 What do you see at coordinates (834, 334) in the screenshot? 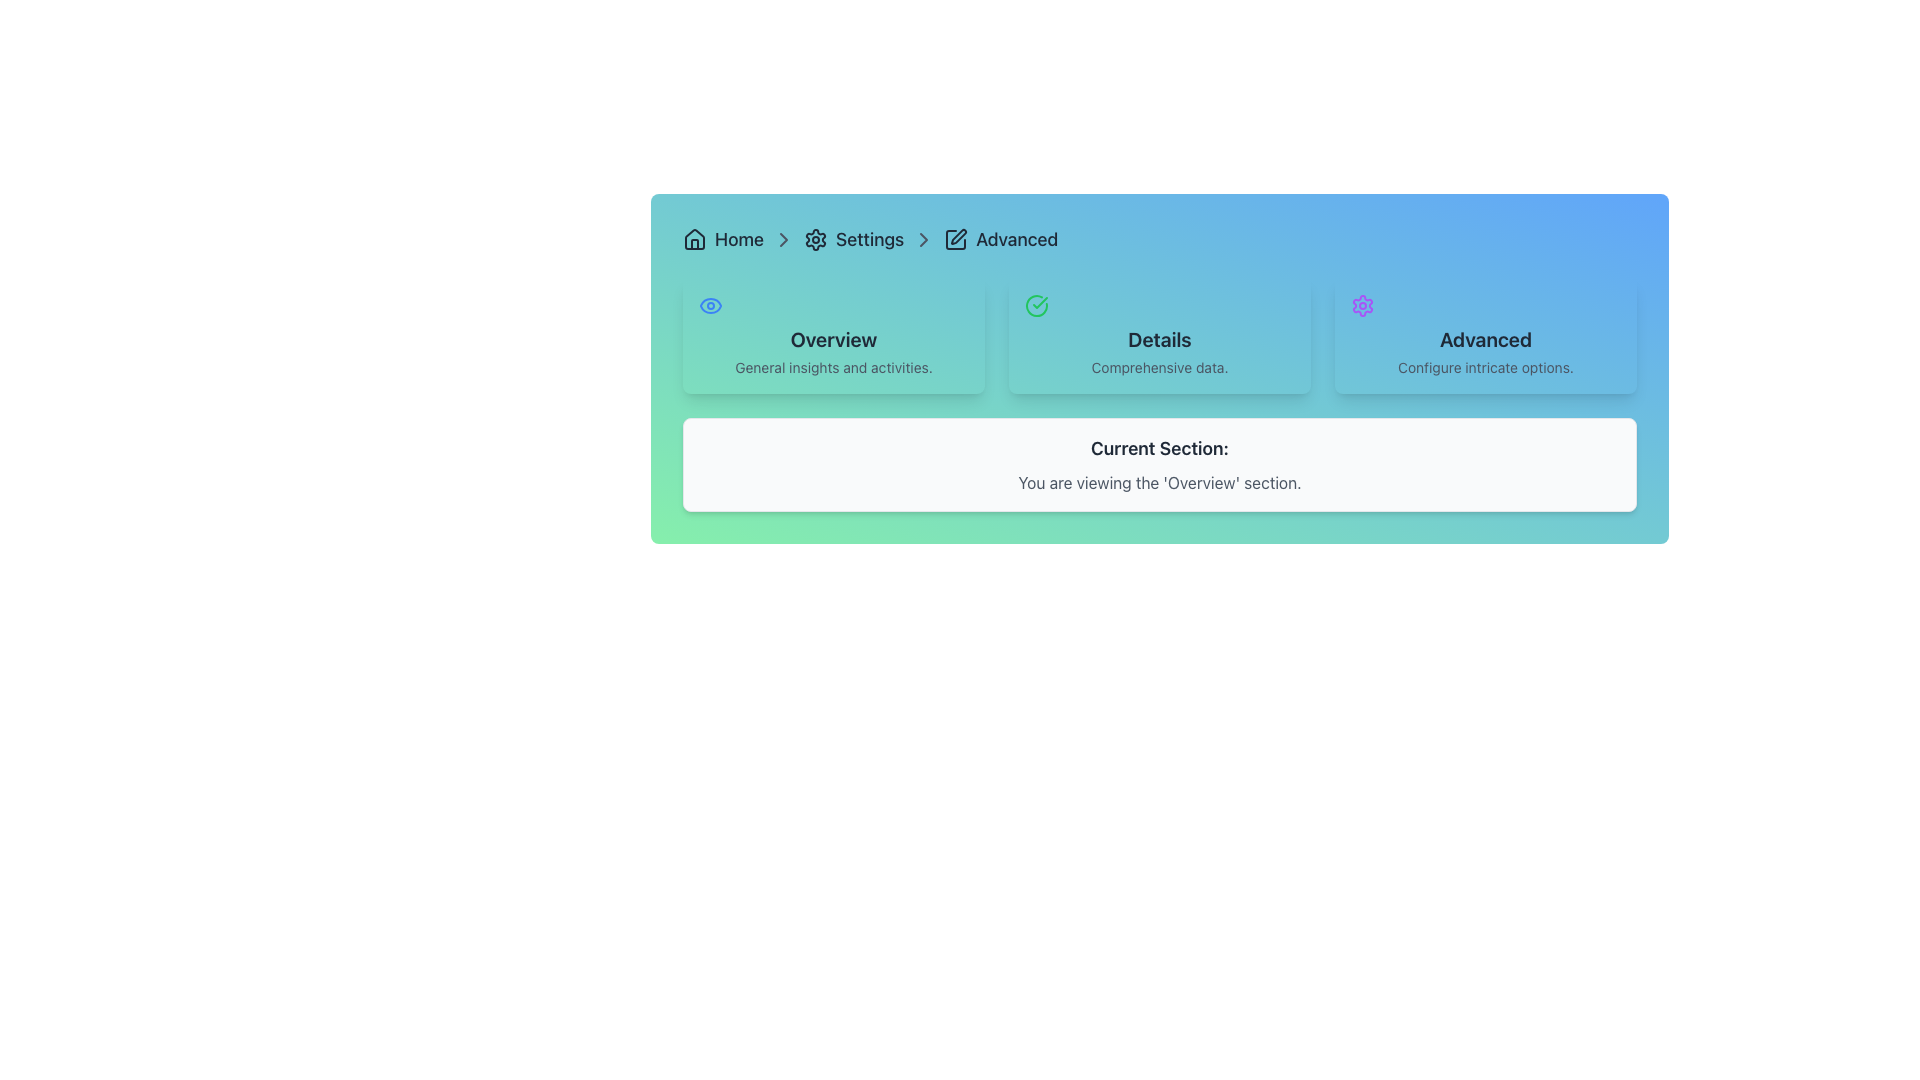
I see `the 'Overview' card, which is the first card in a grid layout, featuring an eye icon in blue and the title 'Overview' in bold` at bounding box center [834, 334].